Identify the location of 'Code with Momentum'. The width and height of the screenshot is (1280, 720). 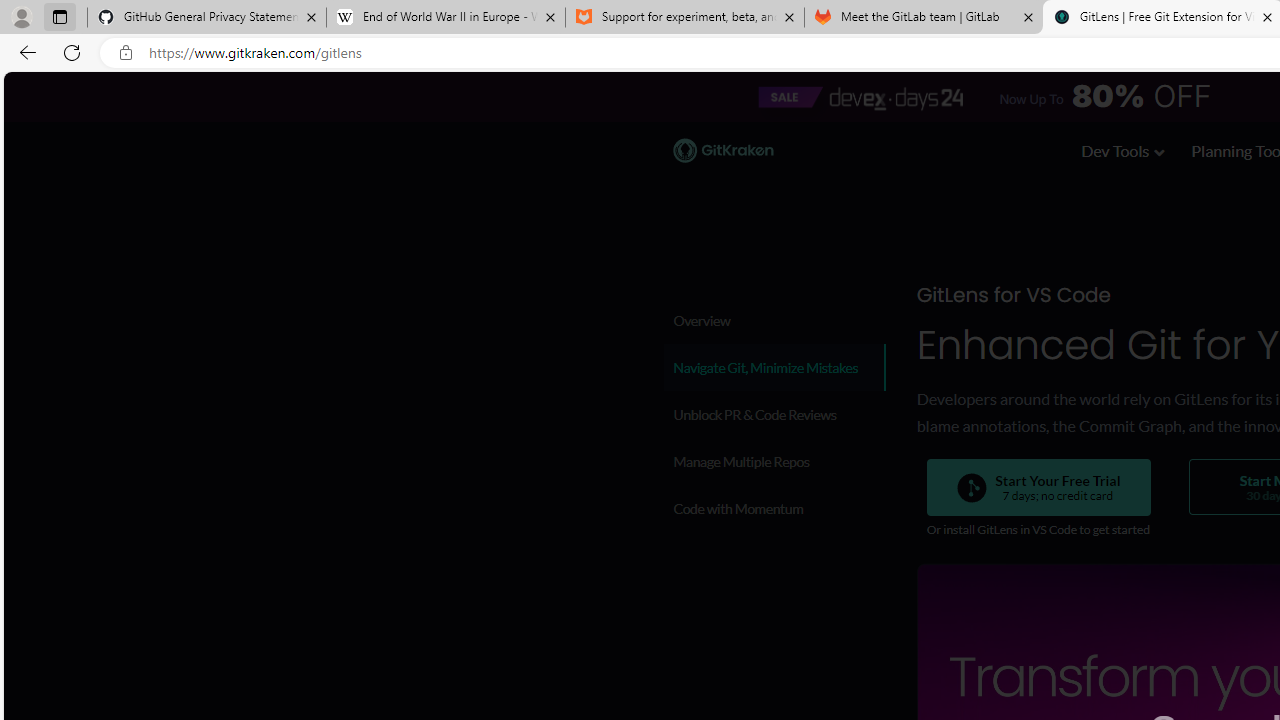
(772, 507).